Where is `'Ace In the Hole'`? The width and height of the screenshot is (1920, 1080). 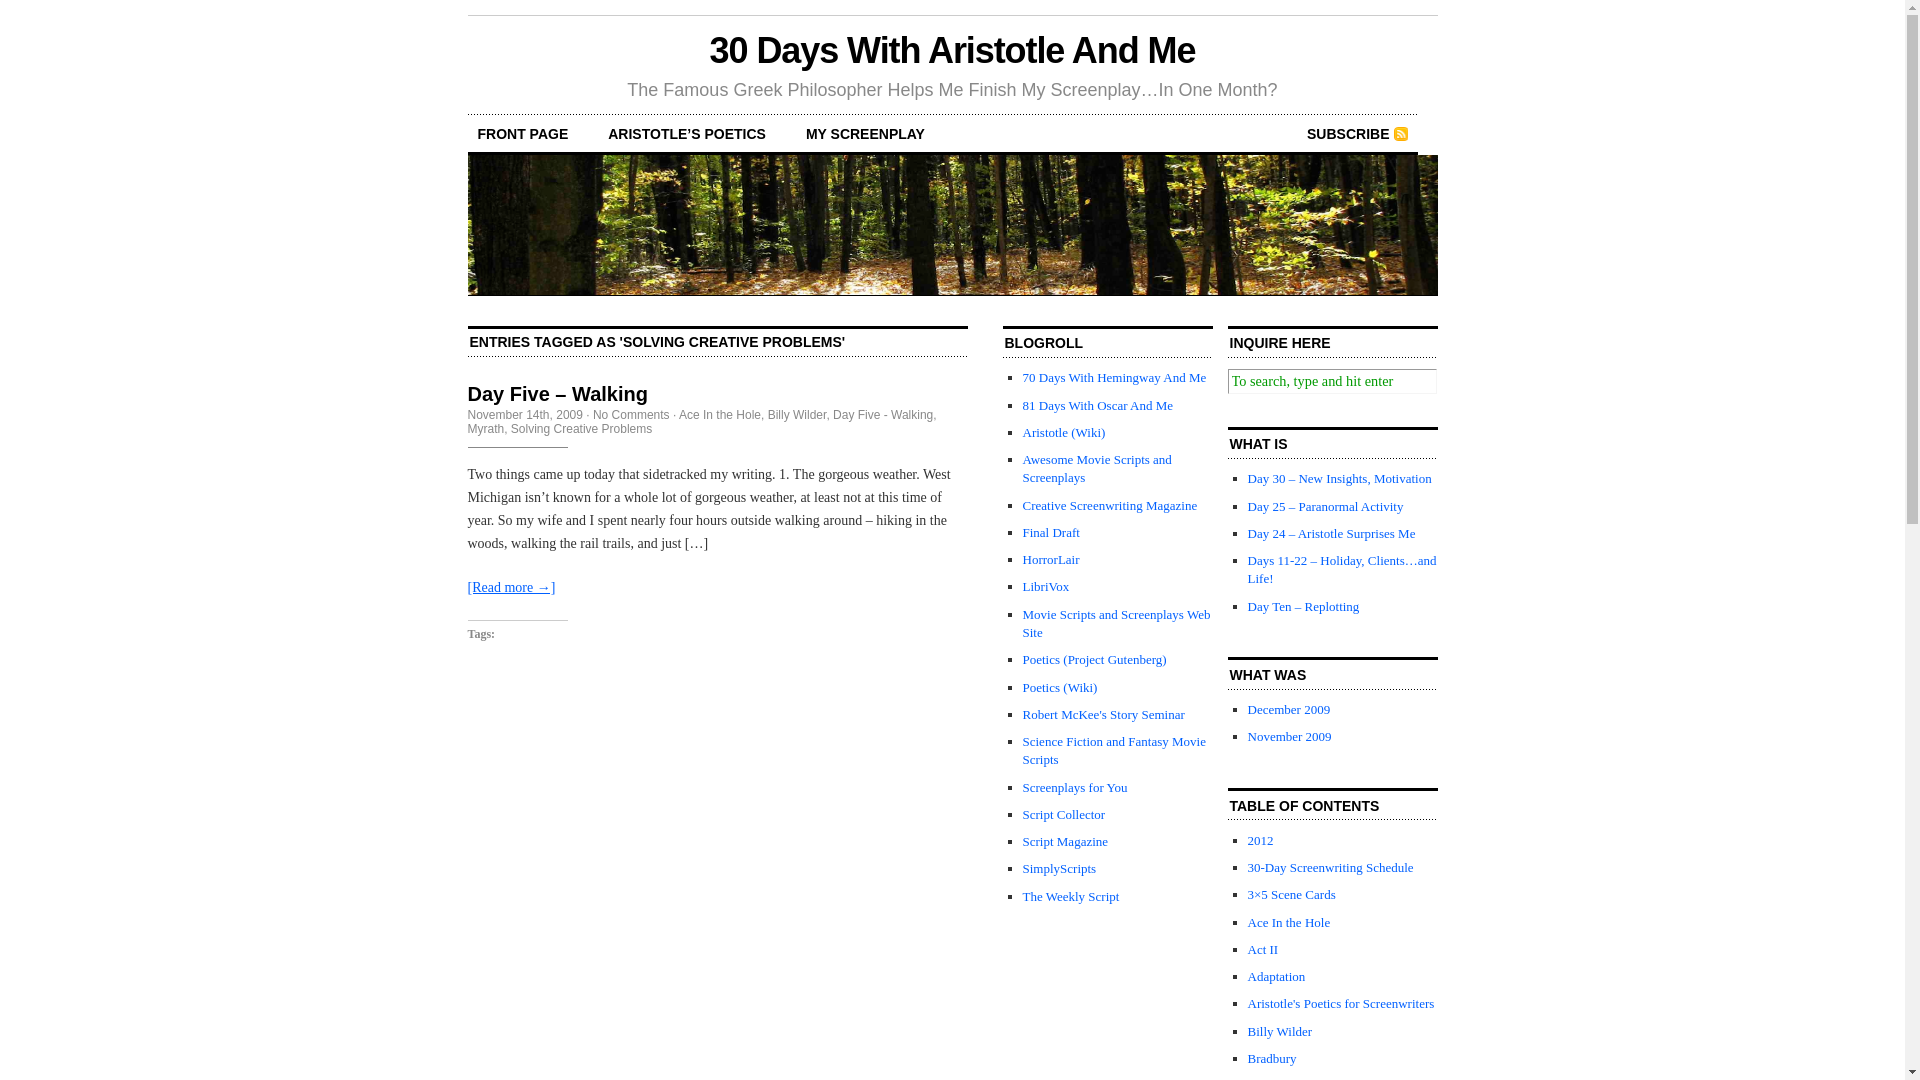
'Ace In the Hole' is located at coordinates (1289, 922).